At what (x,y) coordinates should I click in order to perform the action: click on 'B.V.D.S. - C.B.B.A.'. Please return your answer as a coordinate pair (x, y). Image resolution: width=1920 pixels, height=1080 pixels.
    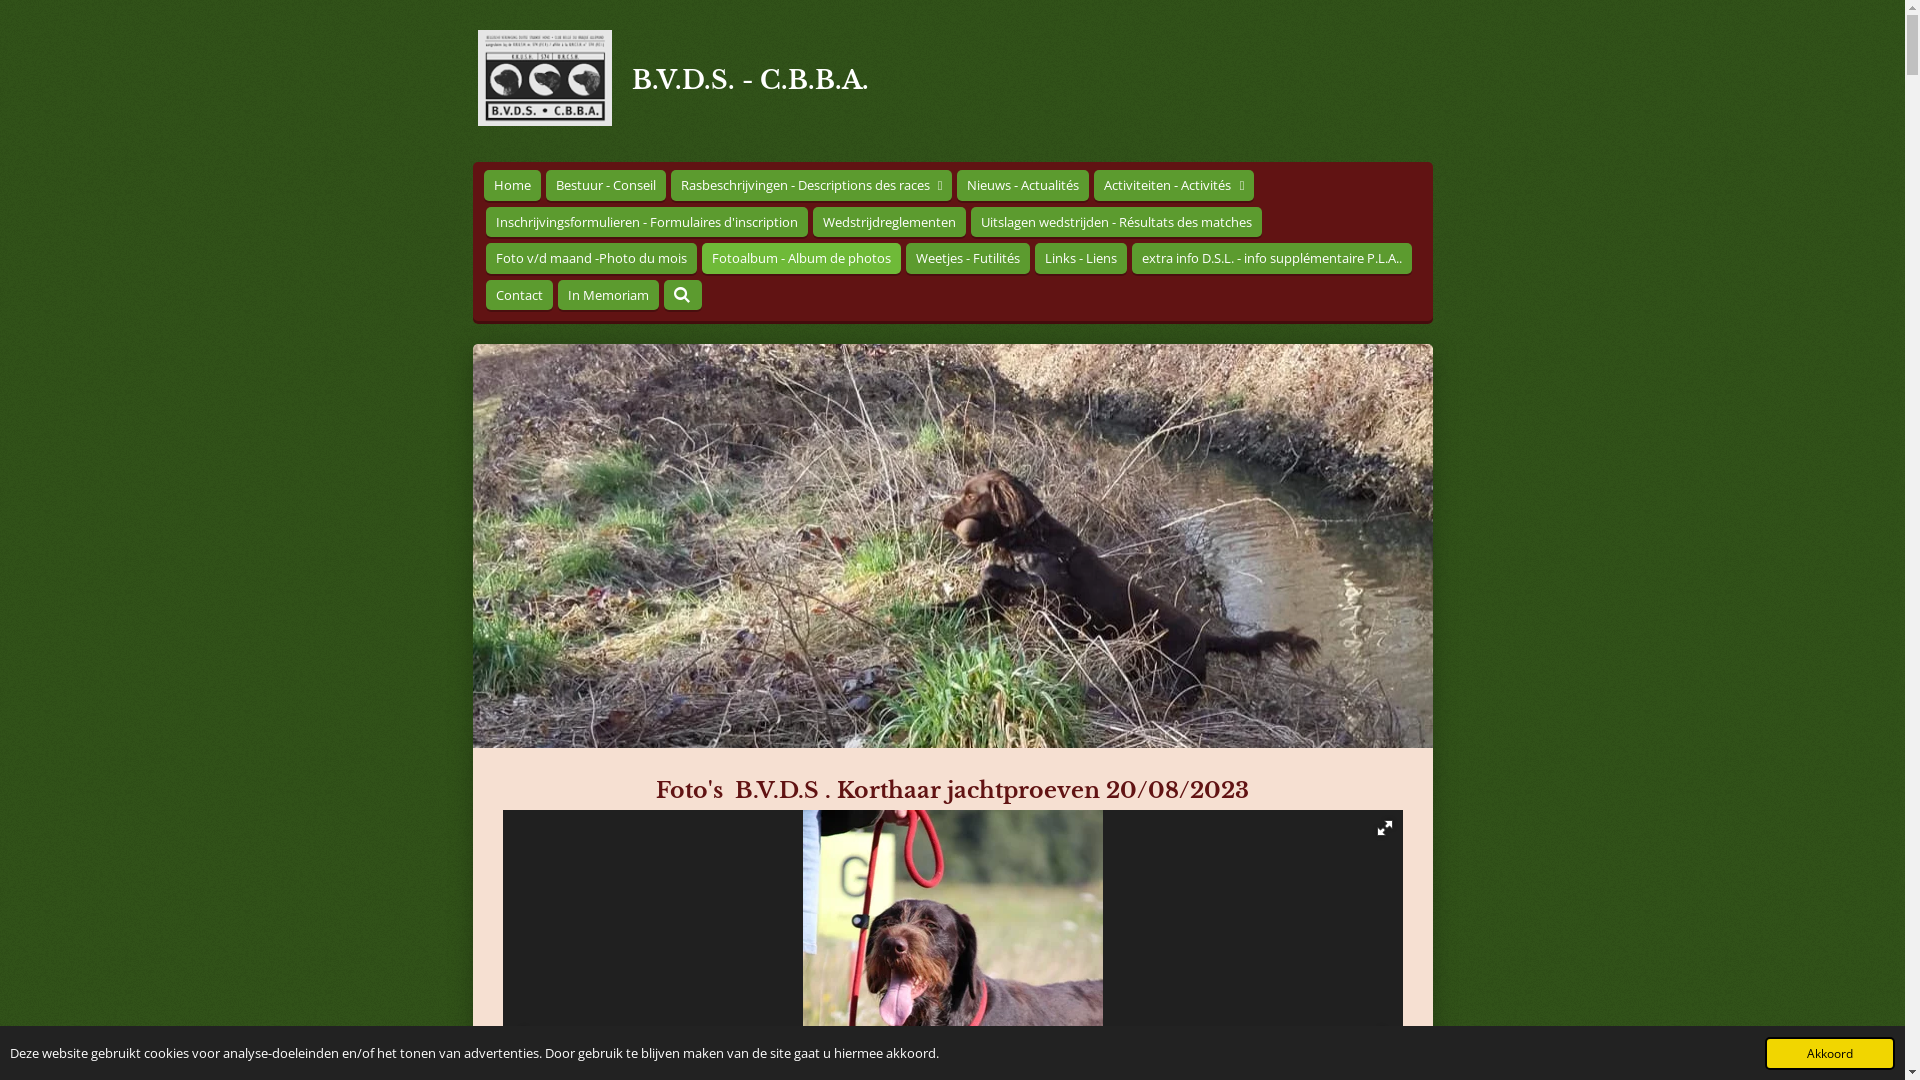
    Looking at the image, I should click on (477, 76).